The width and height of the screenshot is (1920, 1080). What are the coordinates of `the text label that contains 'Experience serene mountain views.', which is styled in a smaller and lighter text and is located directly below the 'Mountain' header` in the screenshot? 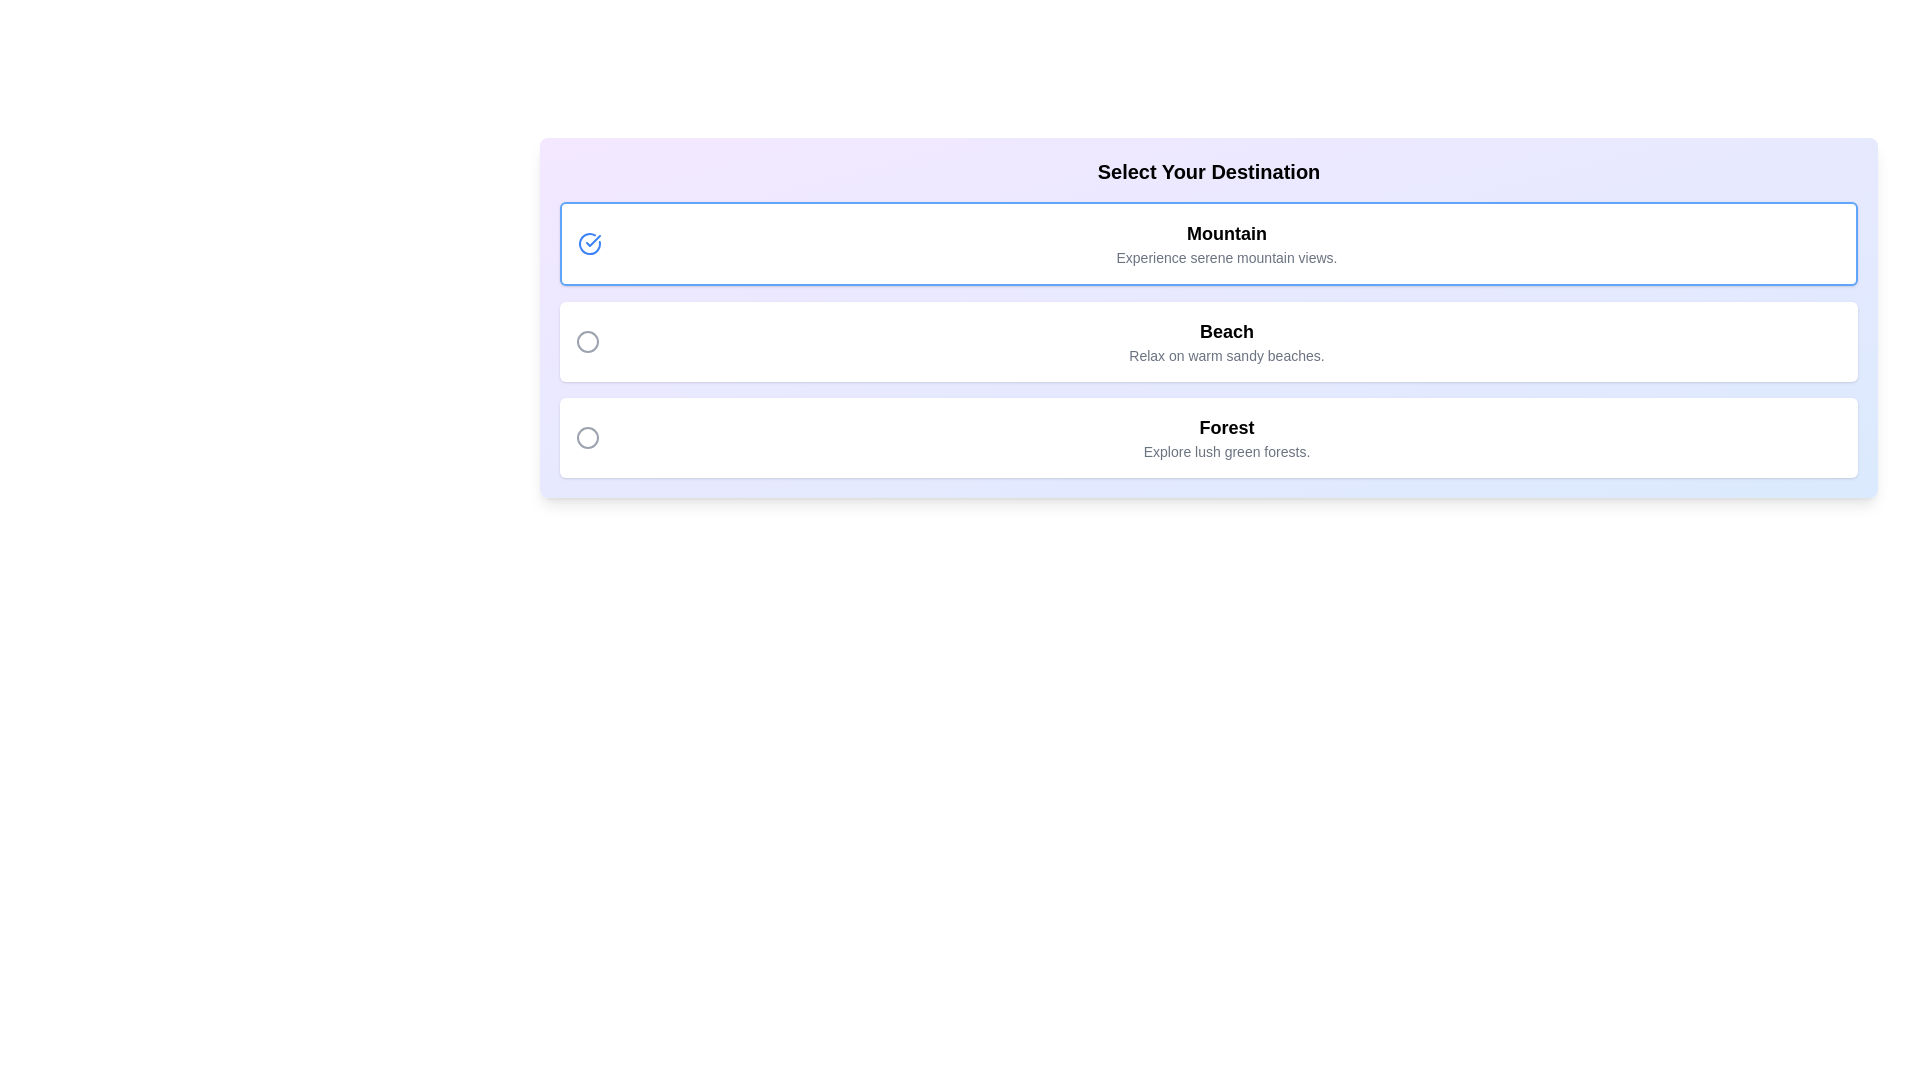 It's located at (1226, 257).